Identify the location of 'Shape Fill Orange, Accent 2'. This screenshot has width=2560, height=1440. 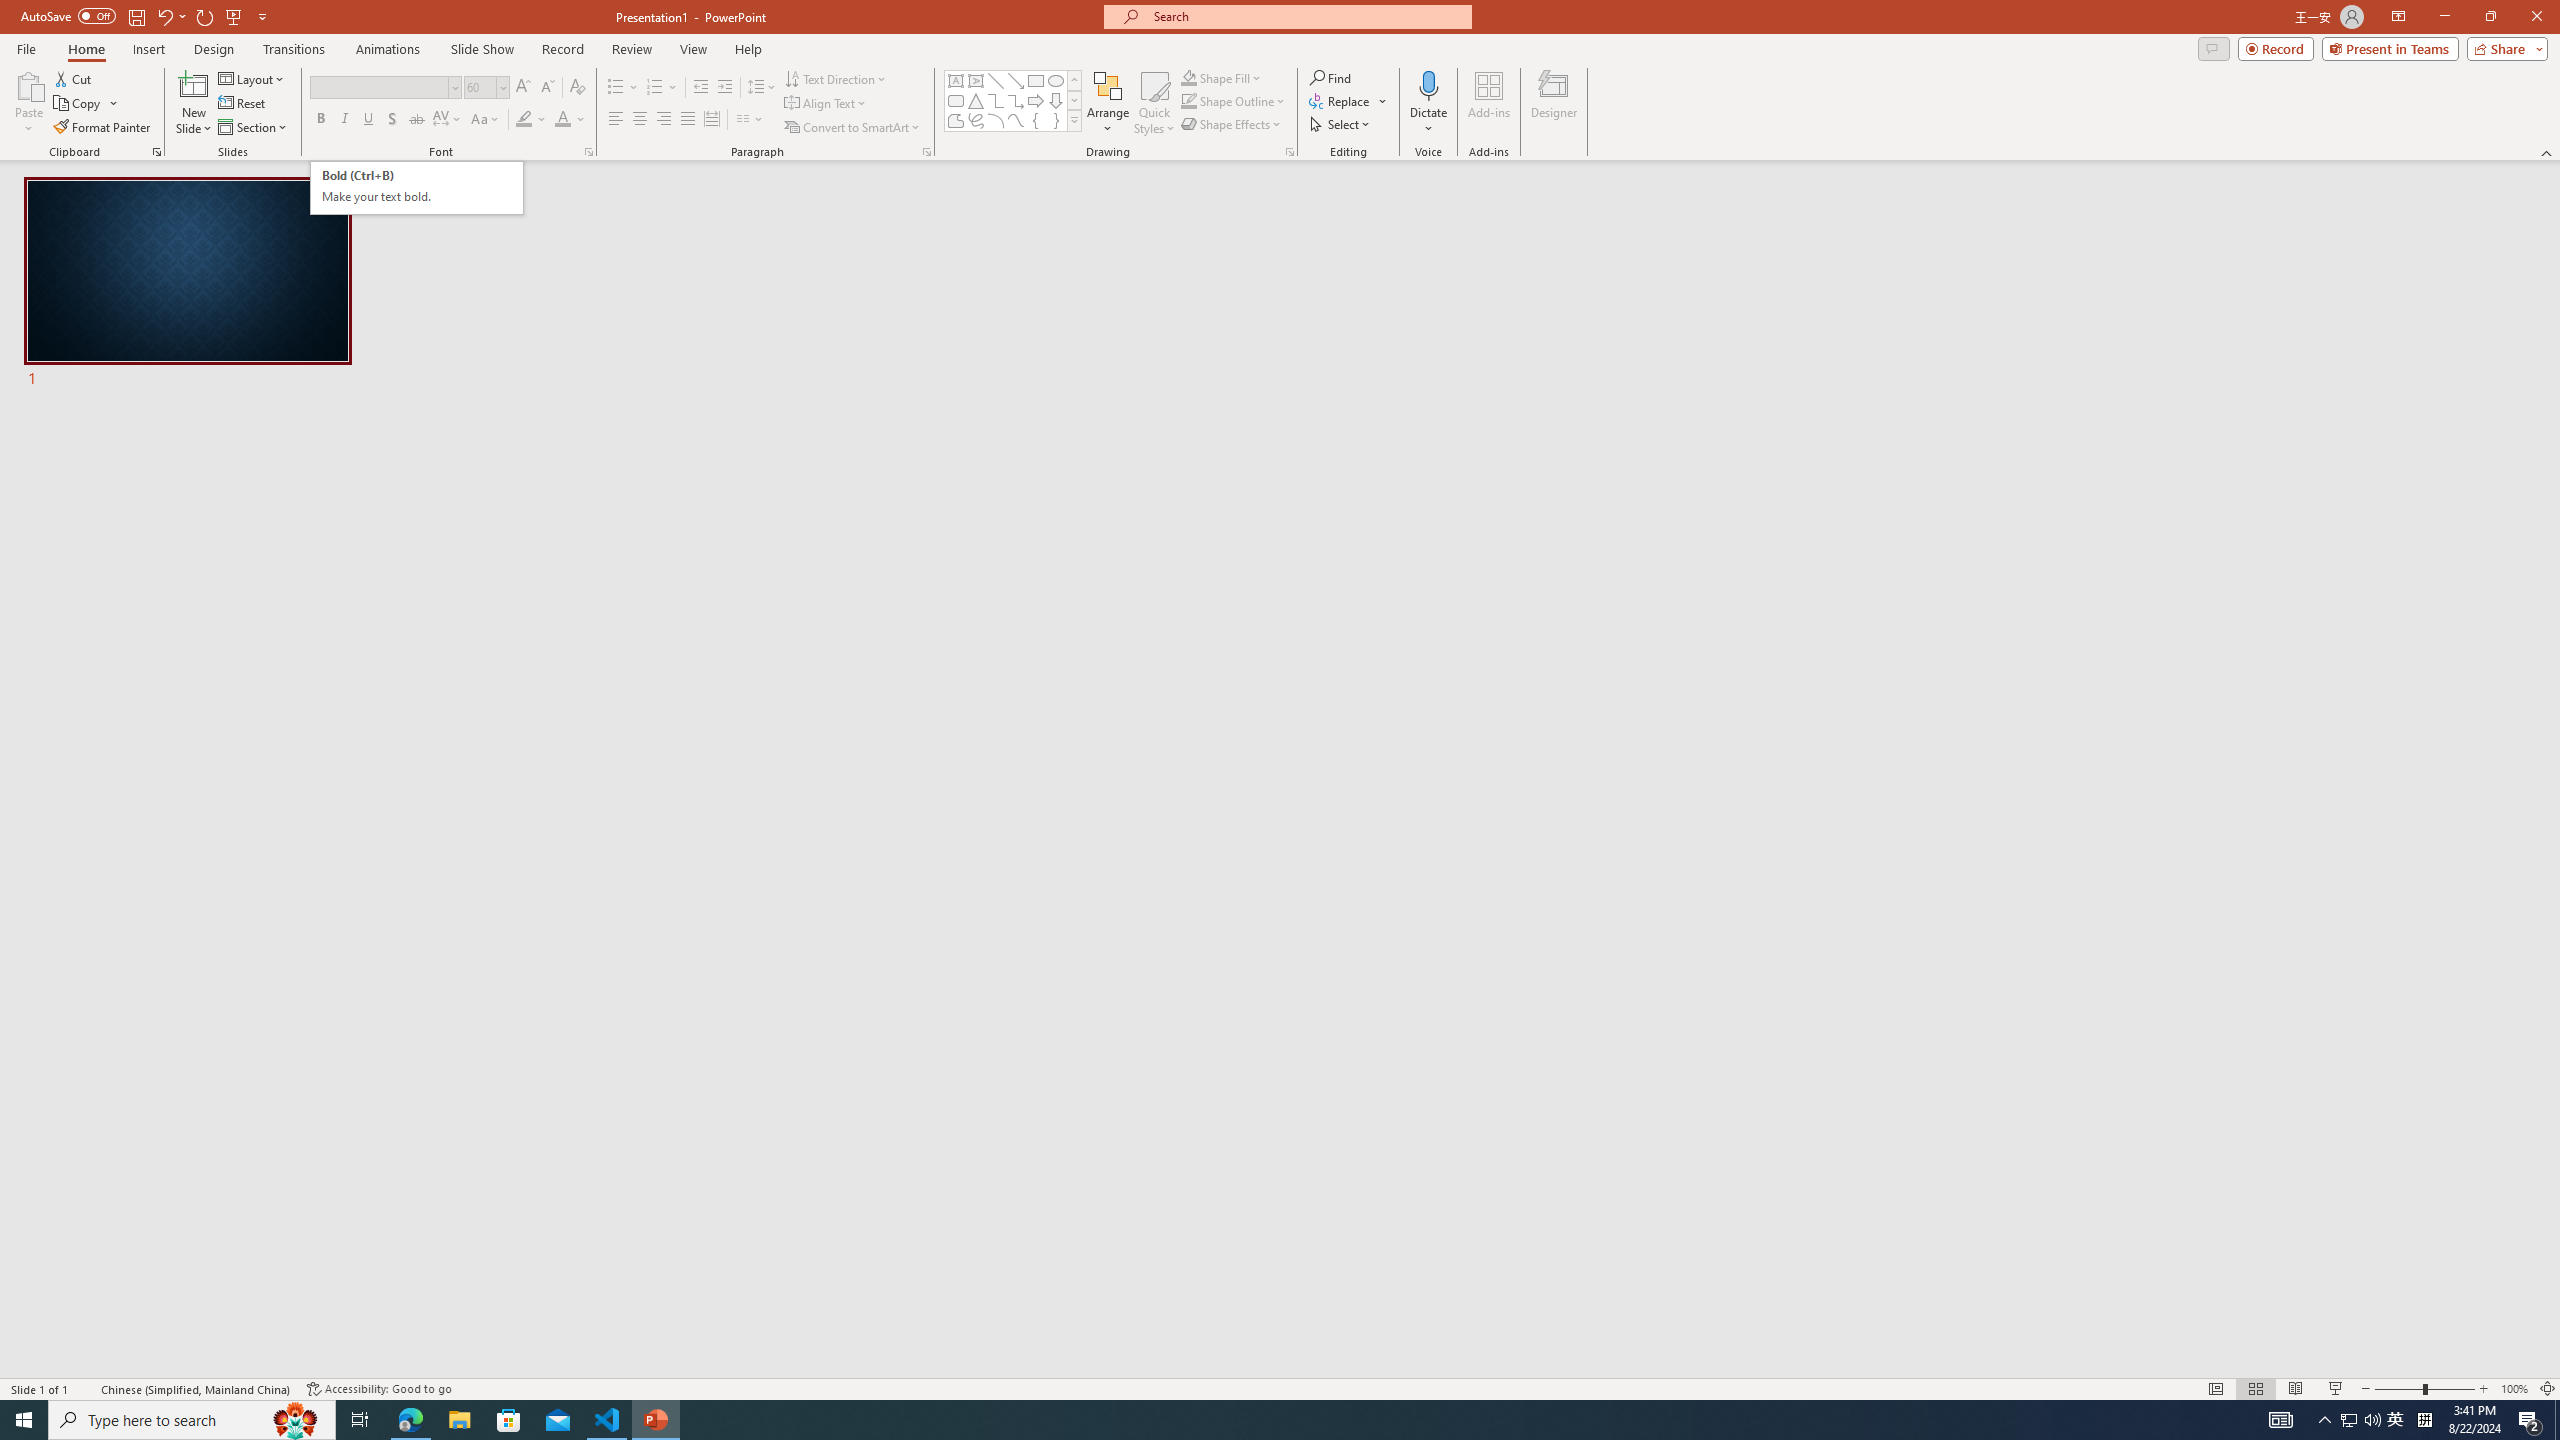
(1189, 77).